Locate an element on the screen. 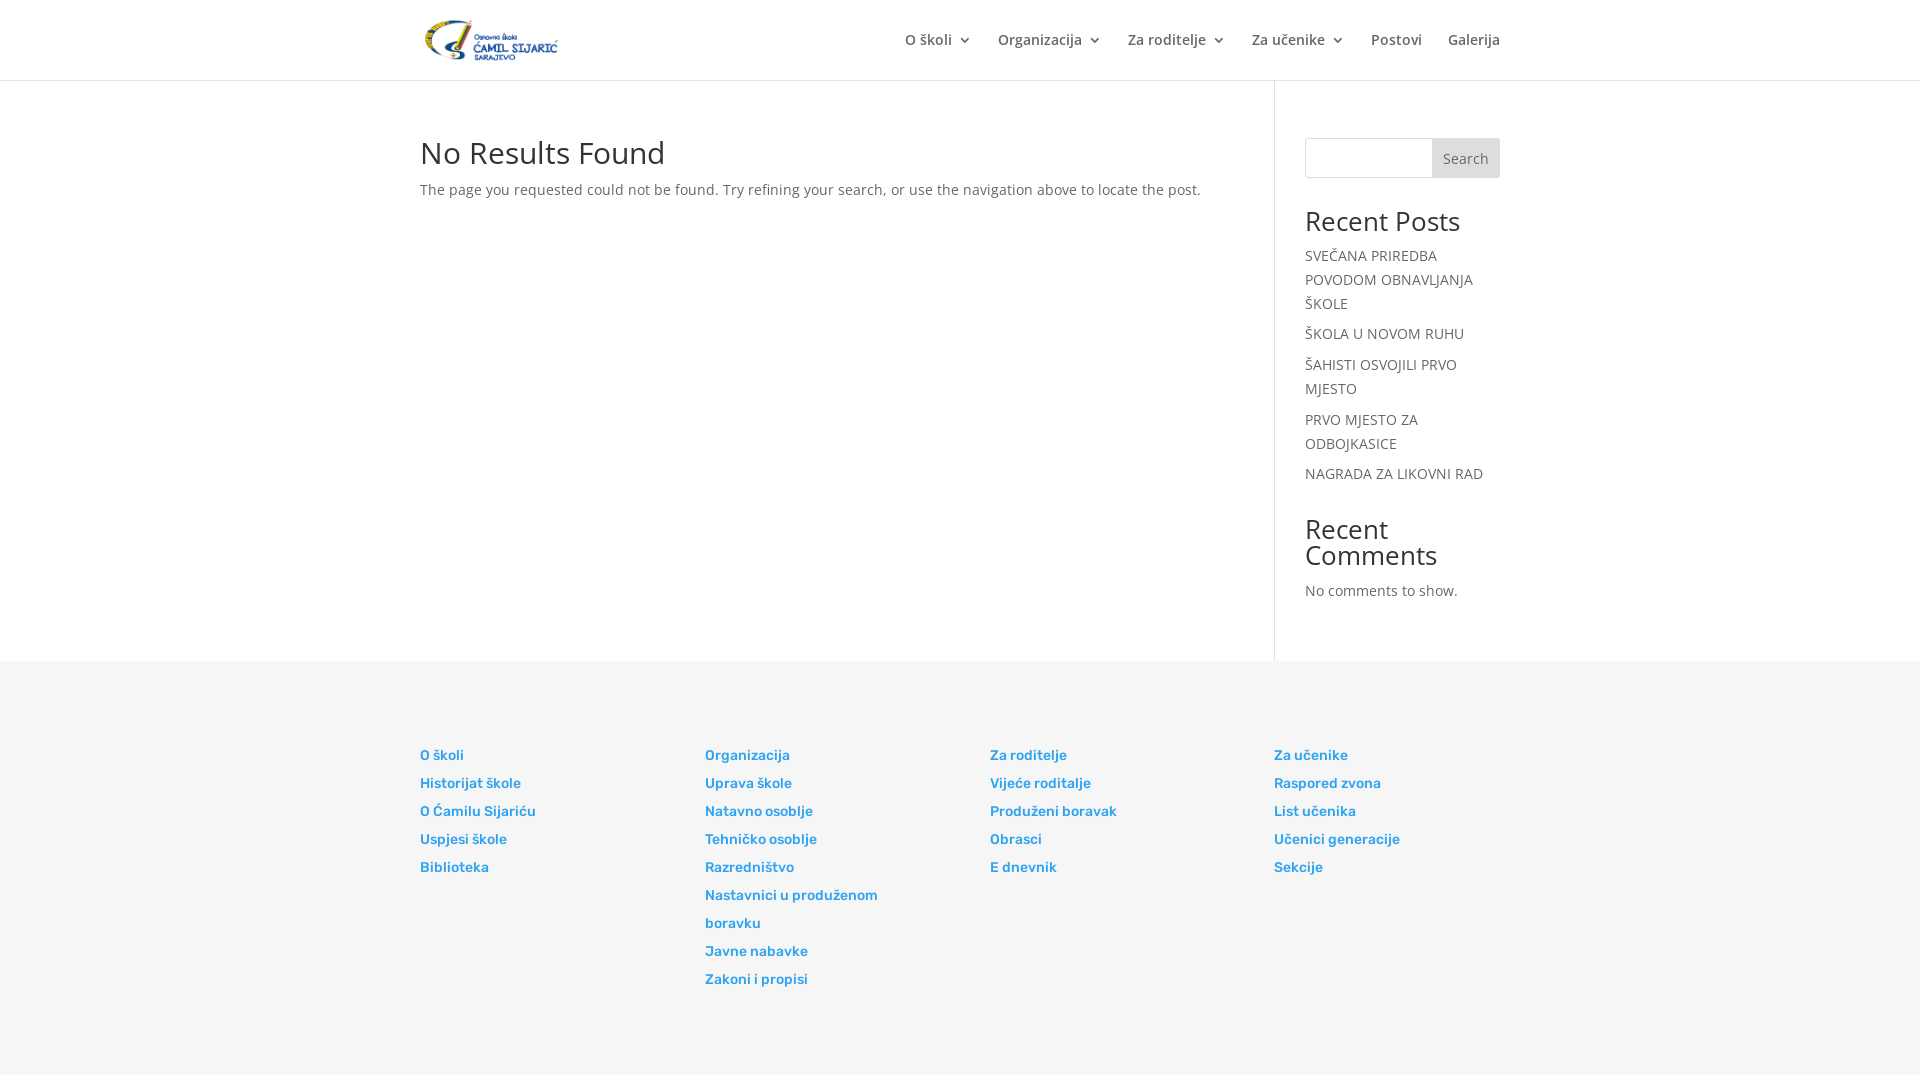 Image resolution: width=1920 pixels, height=1080 pixels. 'Organizacija' is located at coordinates (746, 755).